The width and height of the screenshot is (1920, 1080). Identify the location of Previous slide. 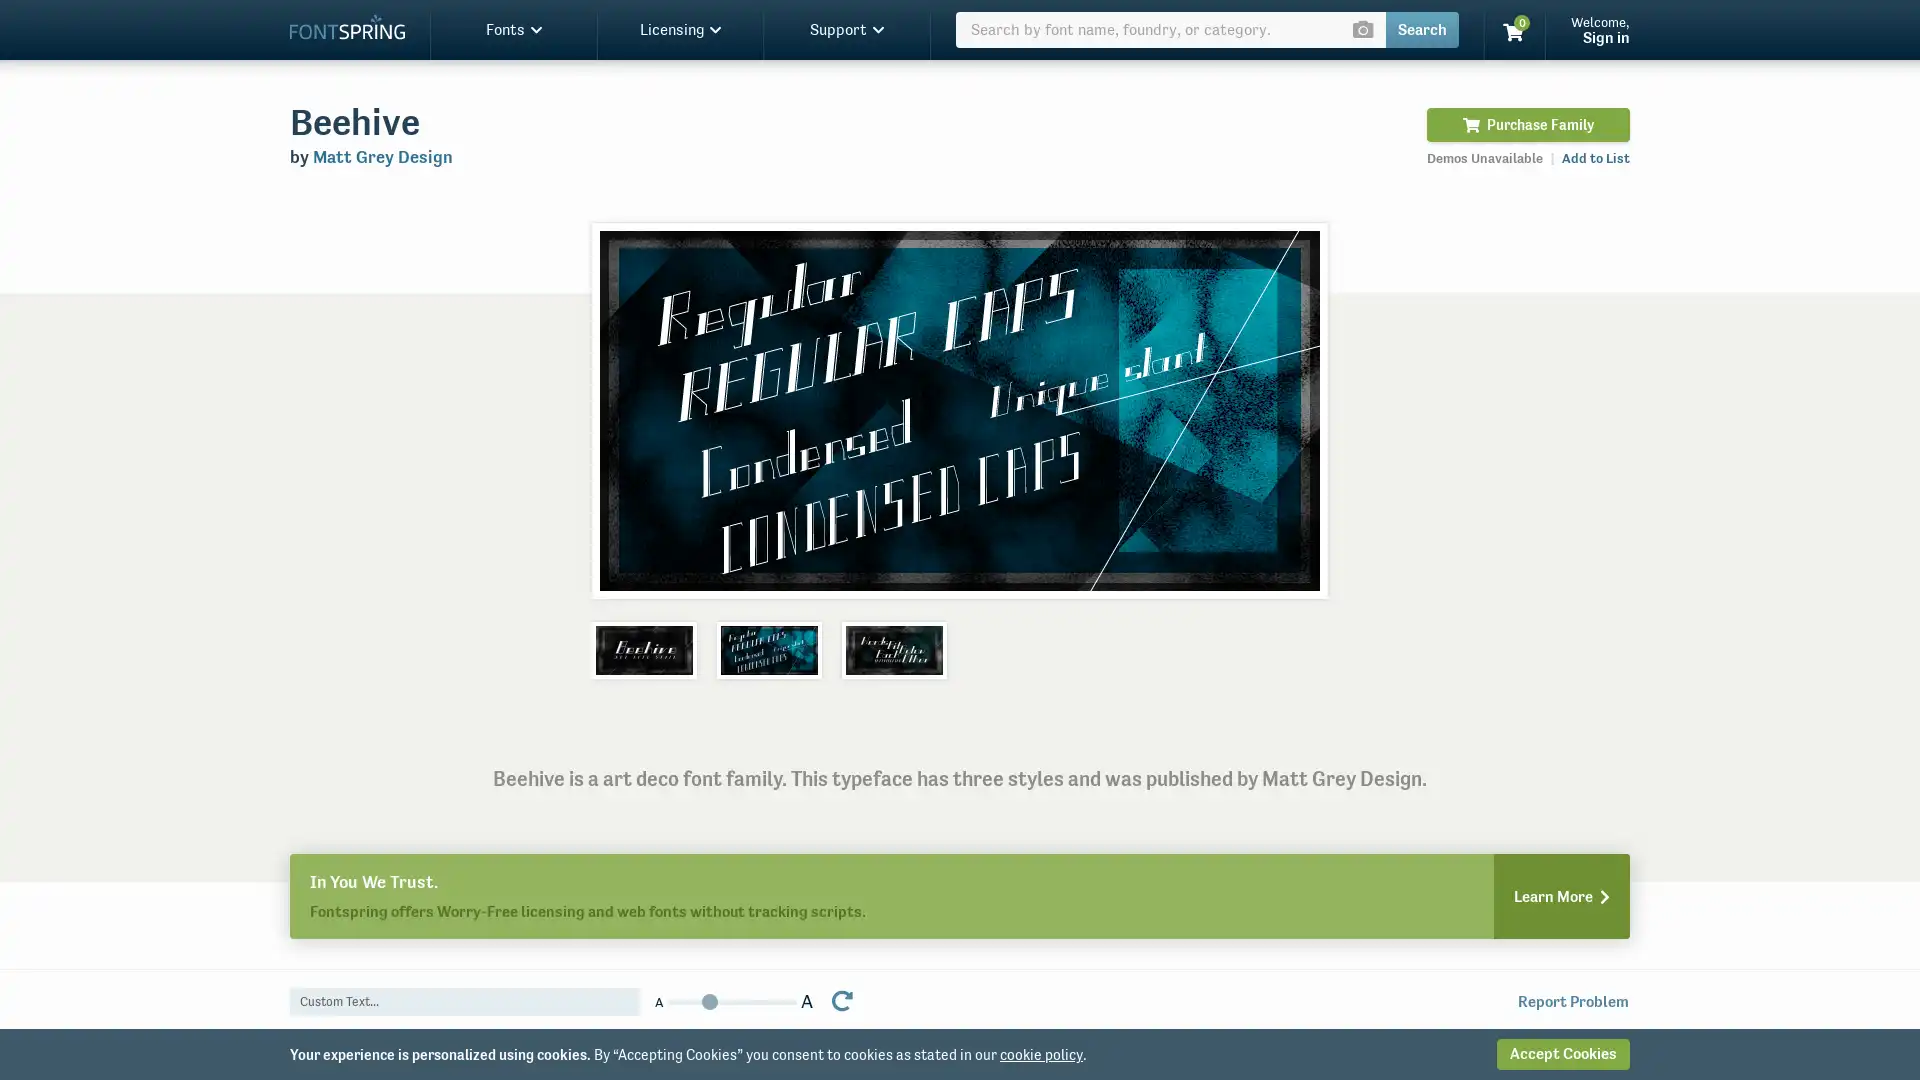
(627, 410).